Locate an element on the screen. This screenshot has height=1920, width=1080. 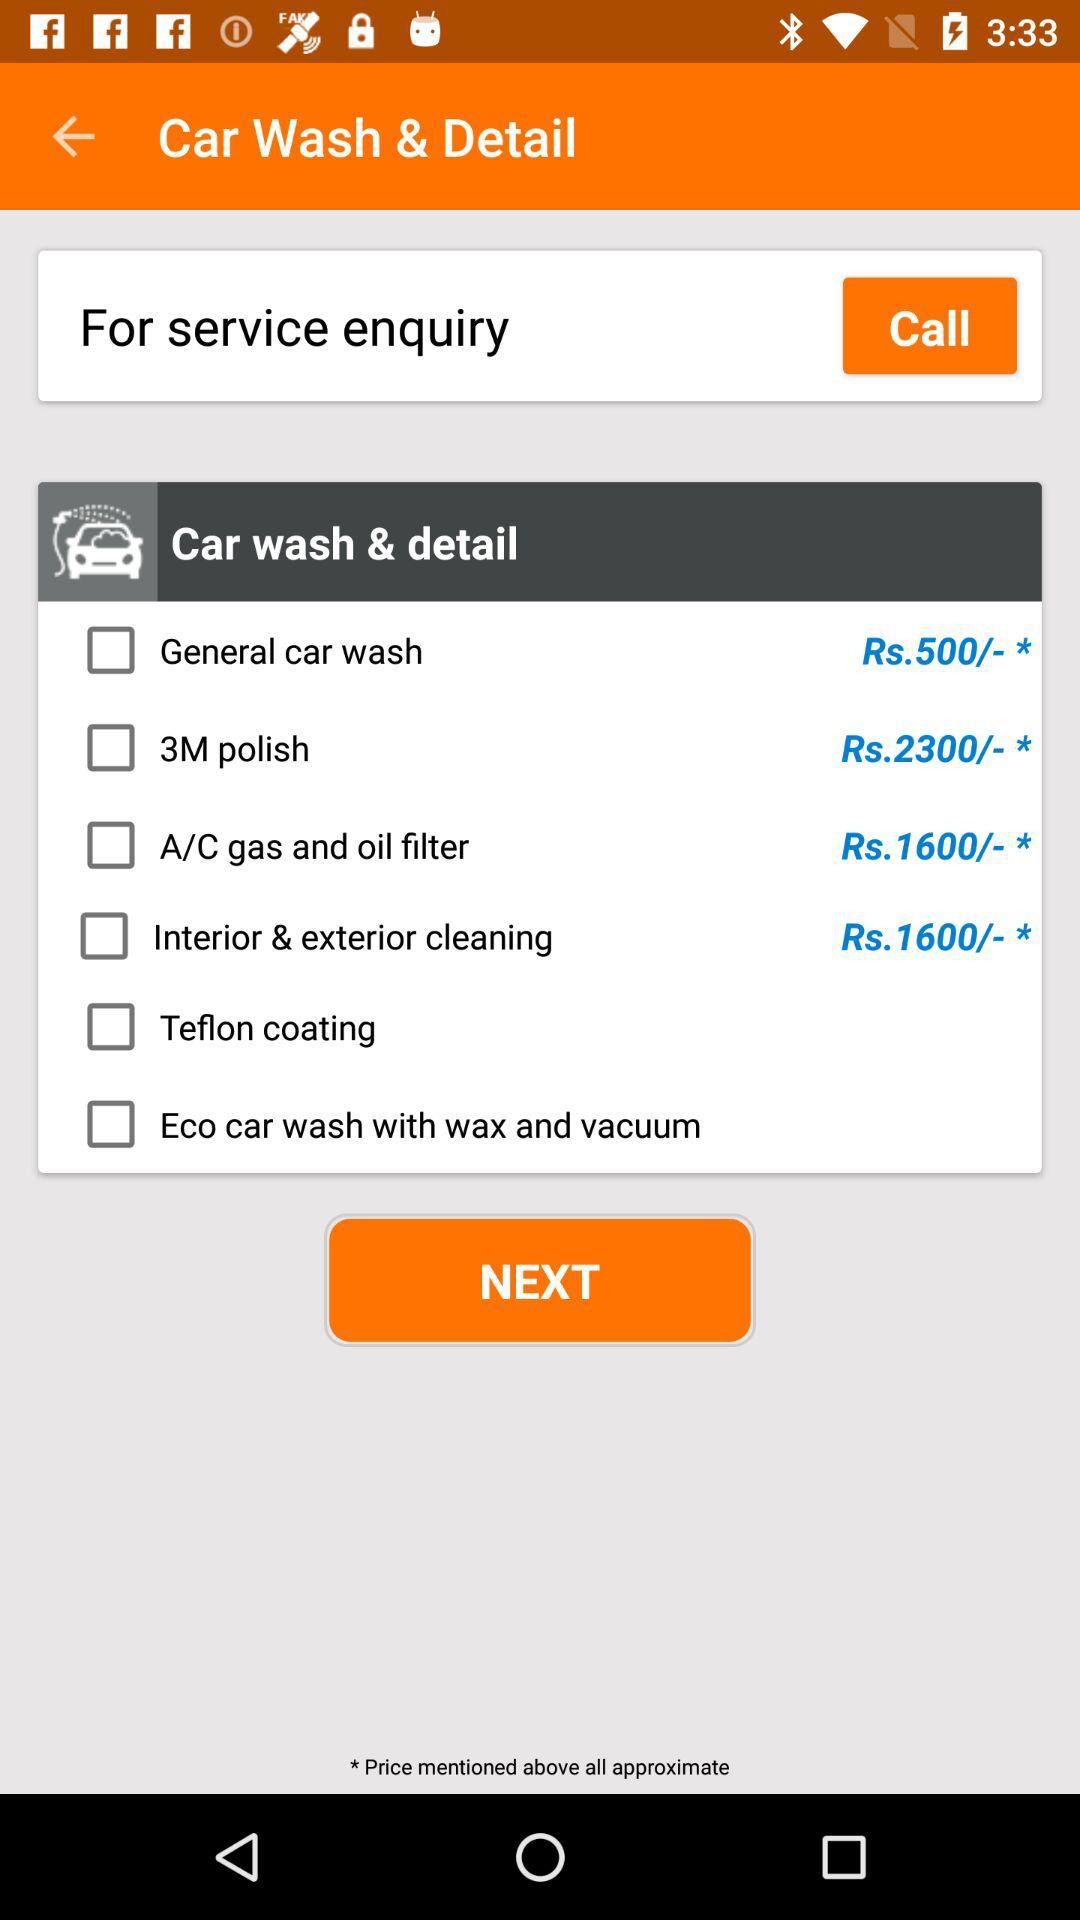
the icon above for service enquiry is located at coordinates (72, 135).